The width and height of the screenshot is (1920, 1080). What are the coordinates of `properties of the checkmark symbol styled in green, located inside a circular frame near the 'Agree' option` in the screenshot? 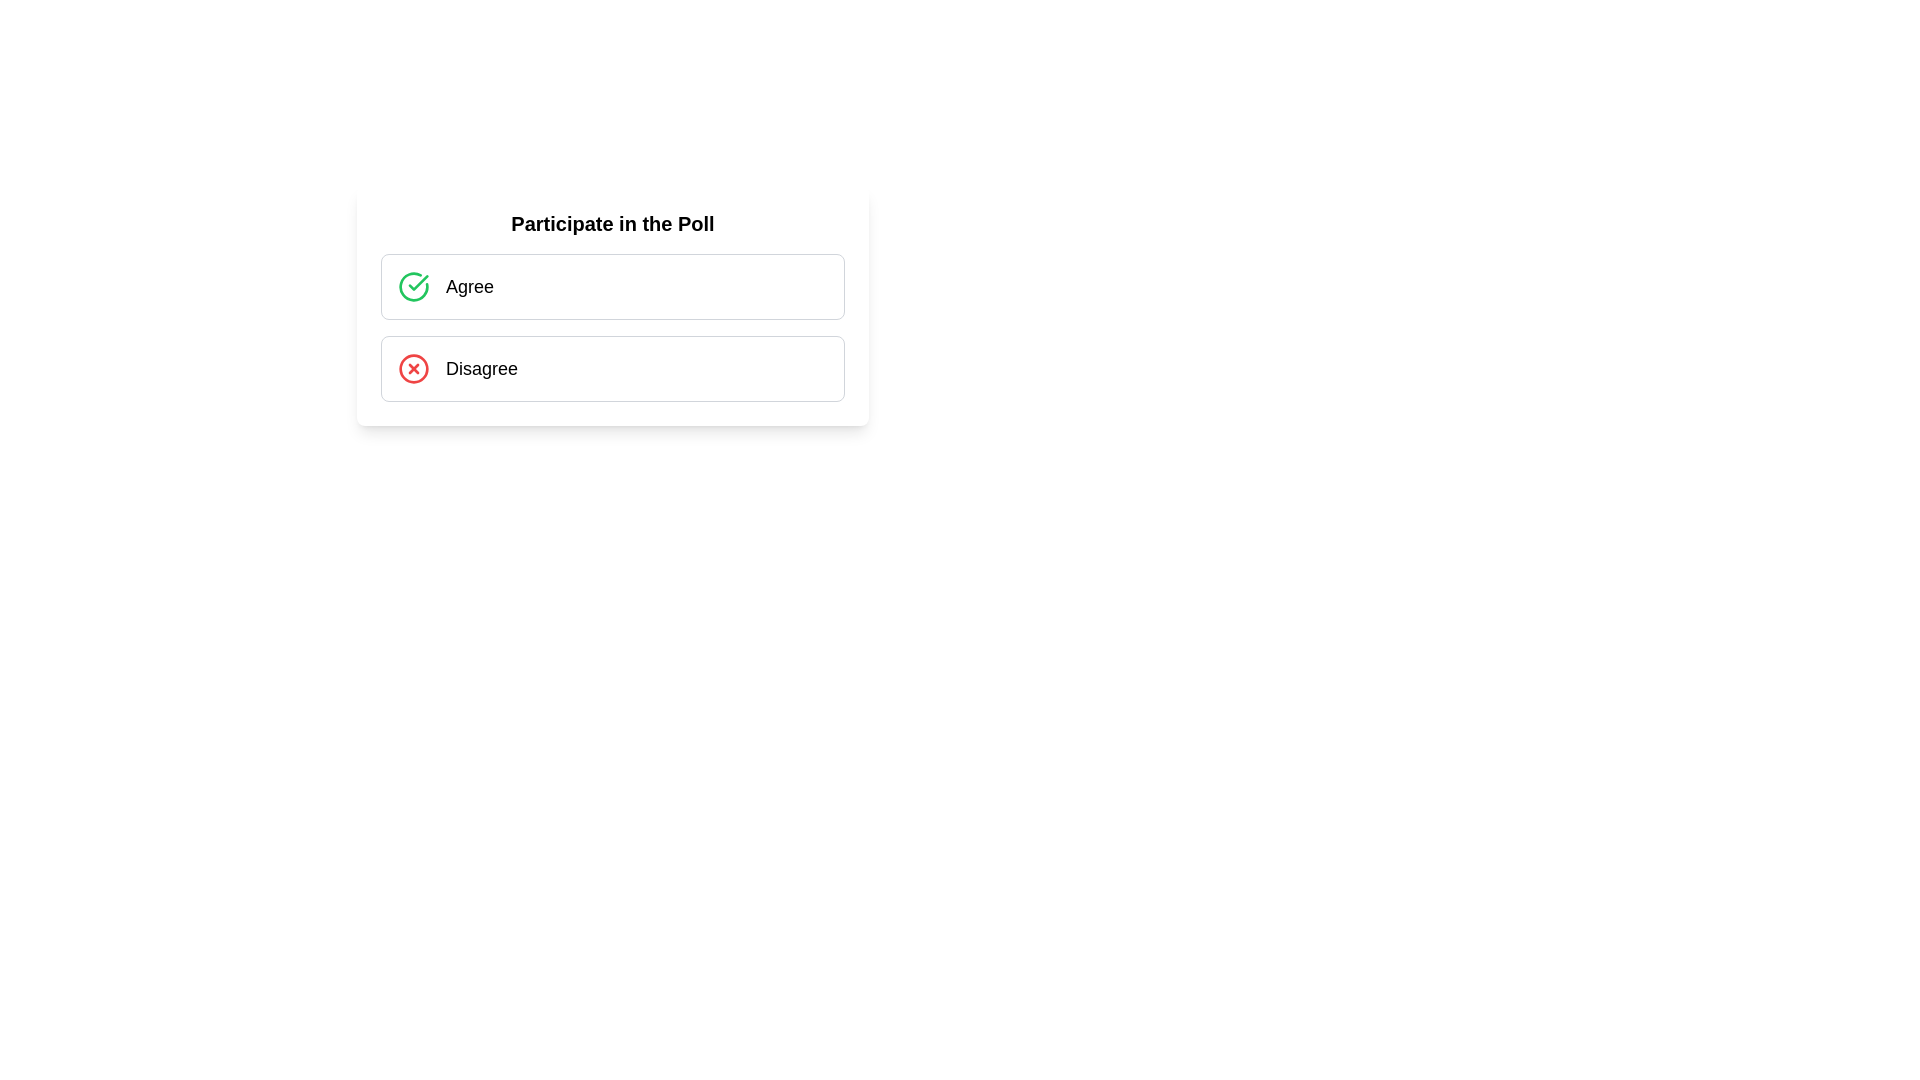 It's located at (417, 282).